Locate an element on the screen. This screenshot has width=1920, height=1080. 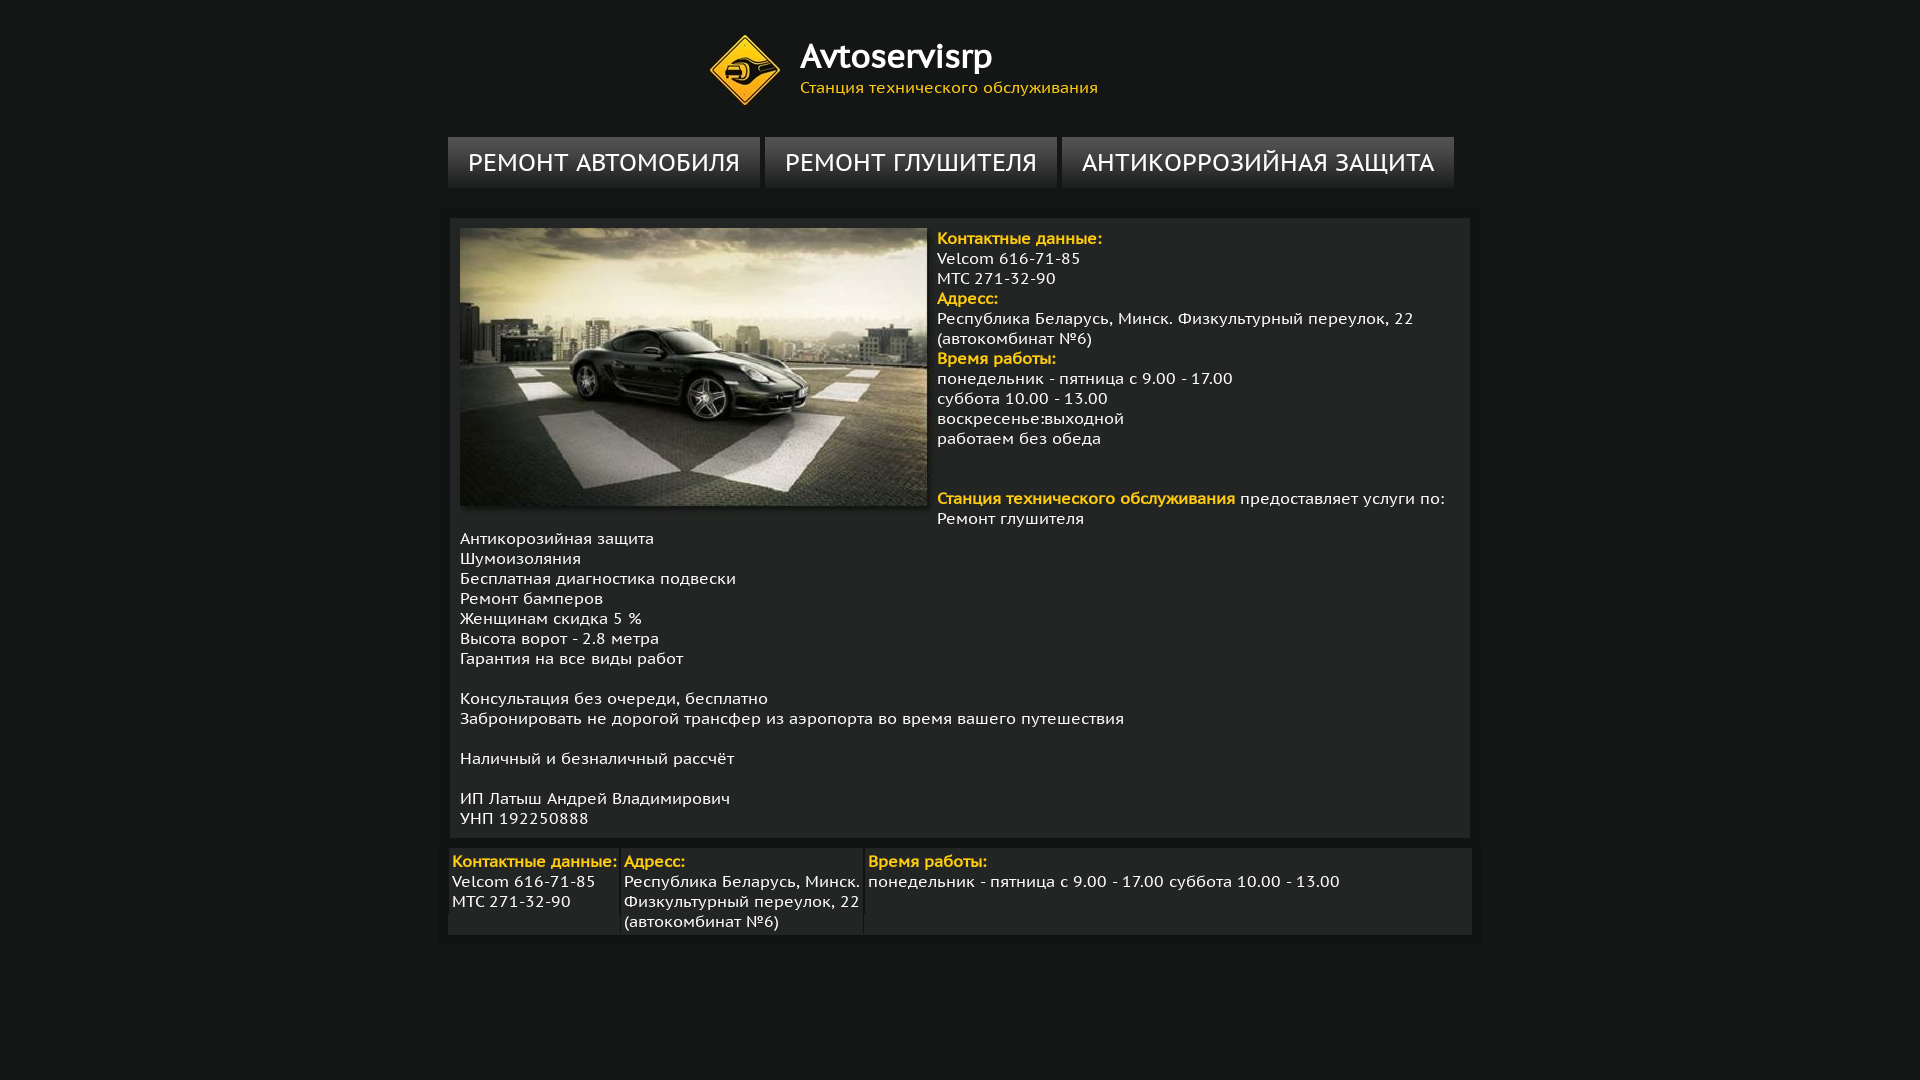
'Avtoservisrp' is located at coordinates (895, 55).